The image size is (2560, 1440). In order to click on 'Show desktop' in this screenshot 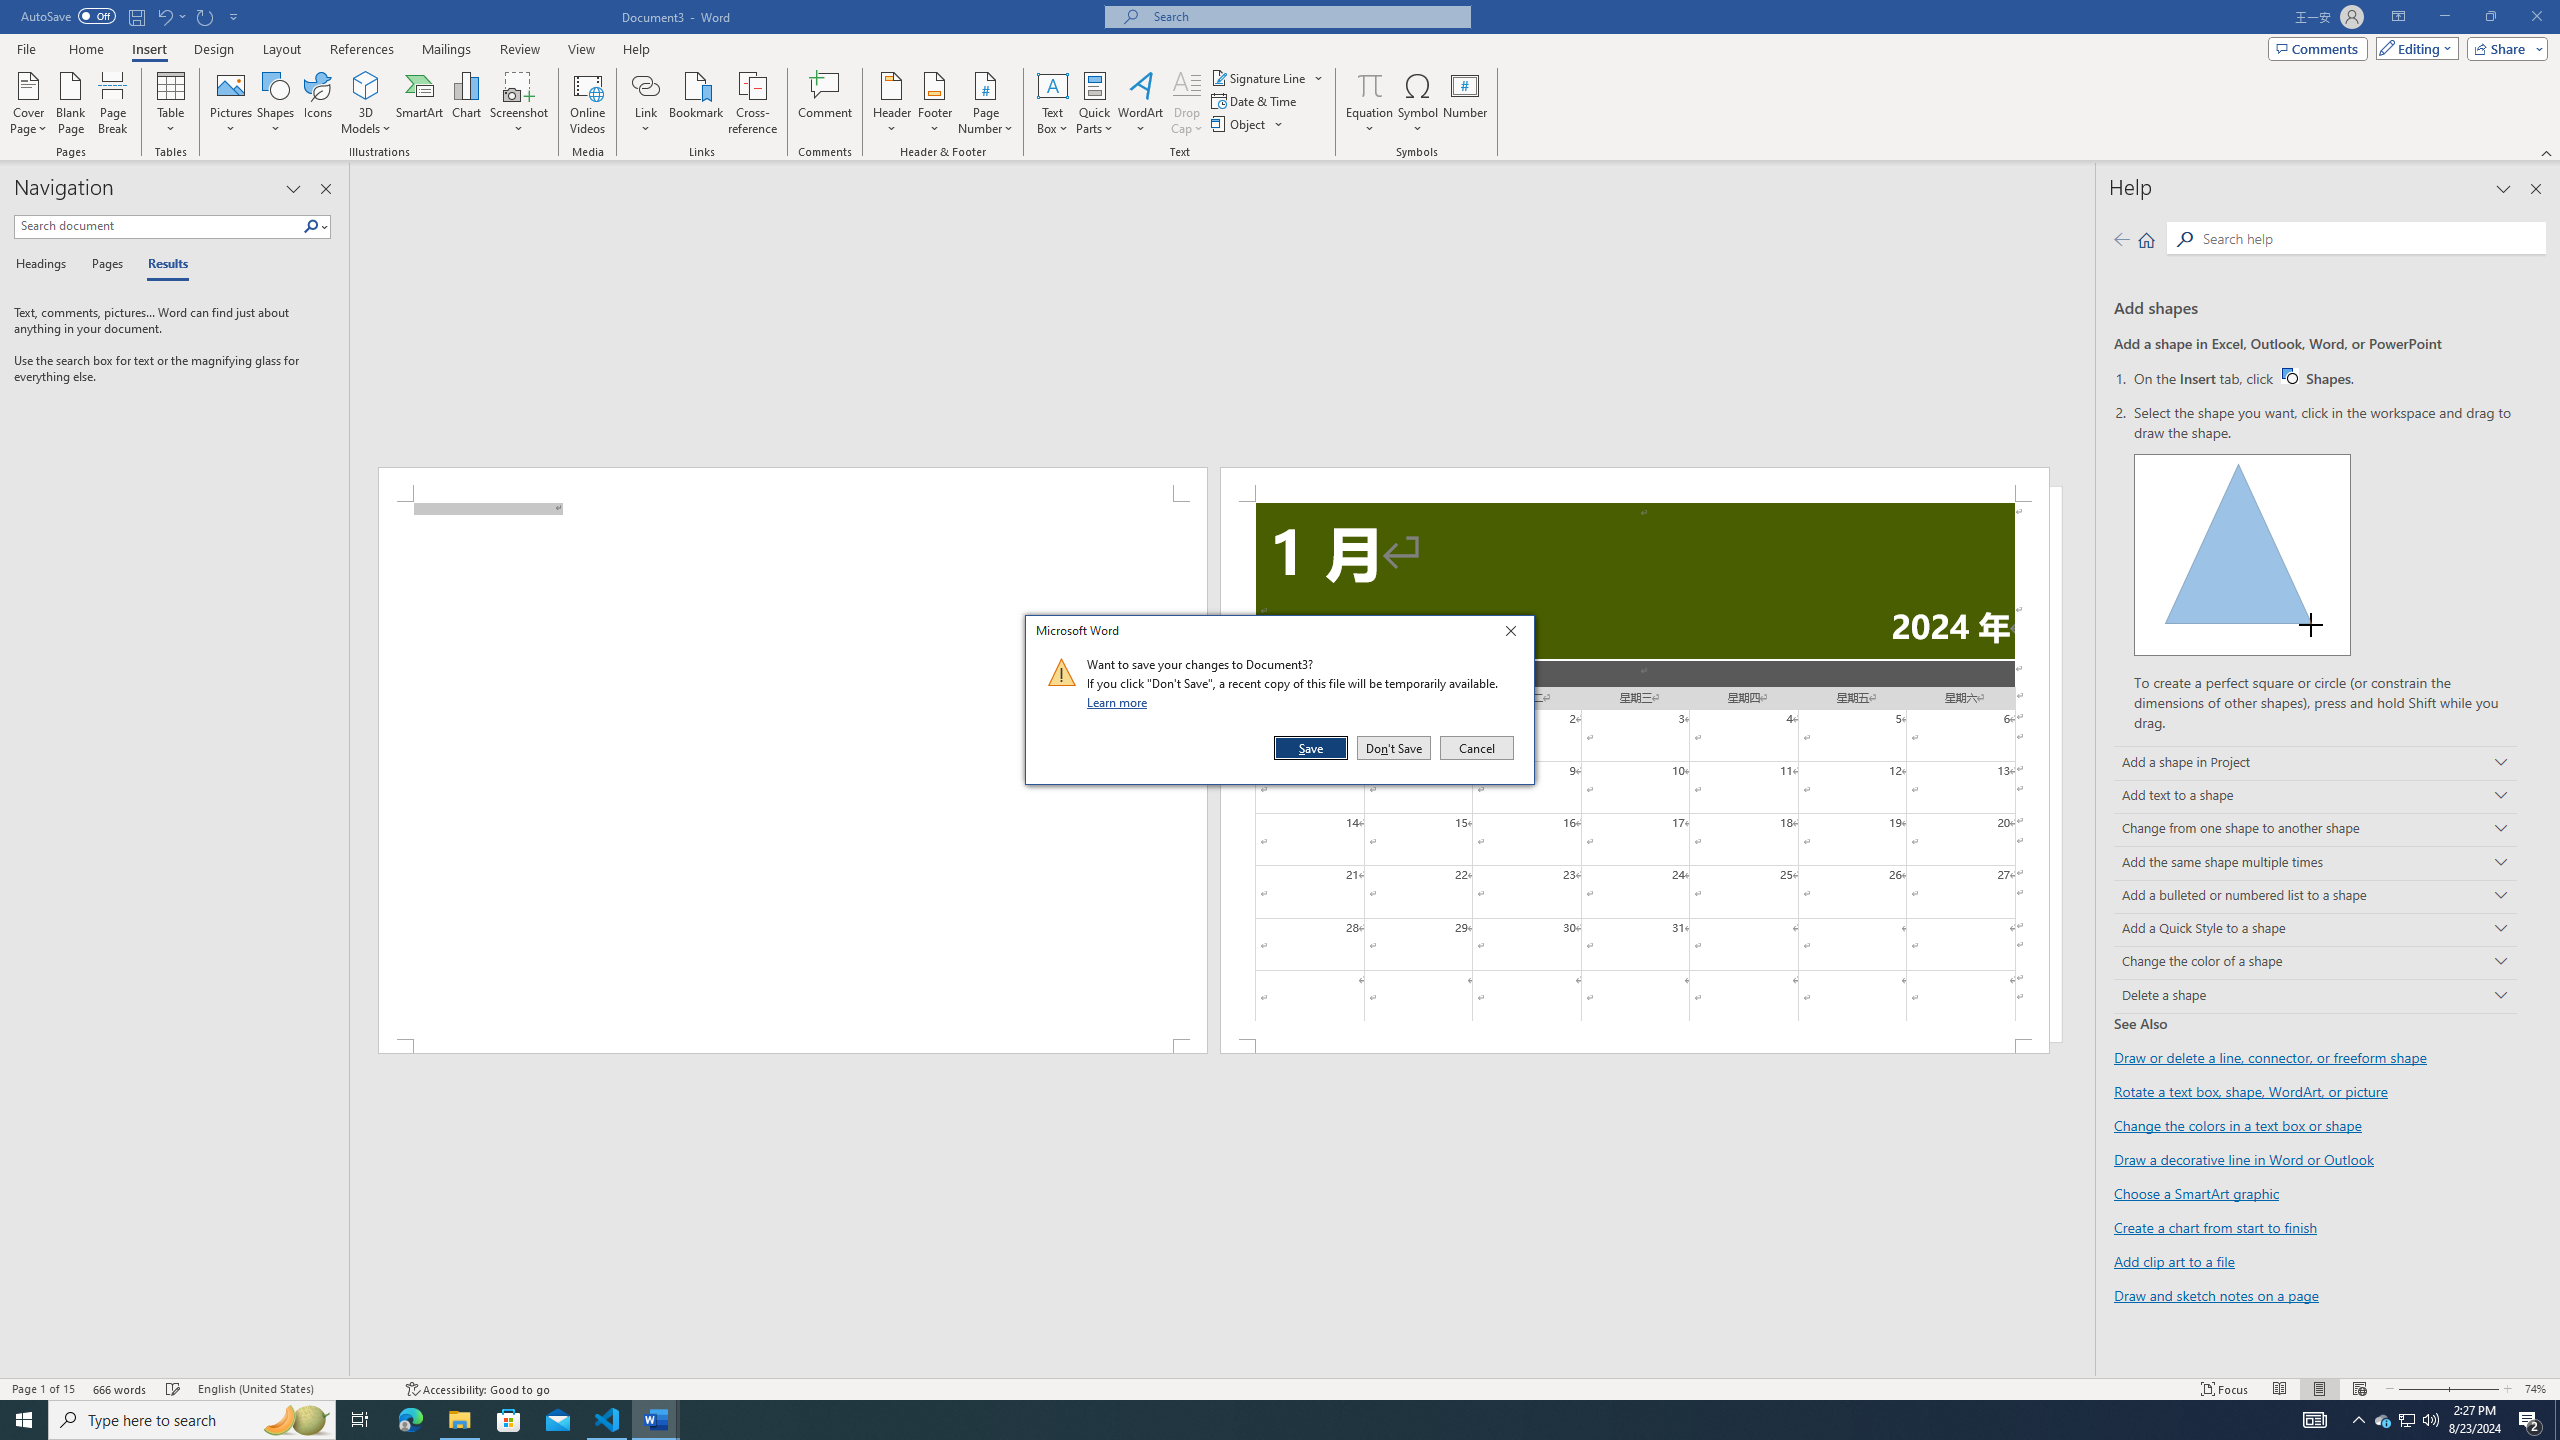, I will do `click(2556, 1418)`.